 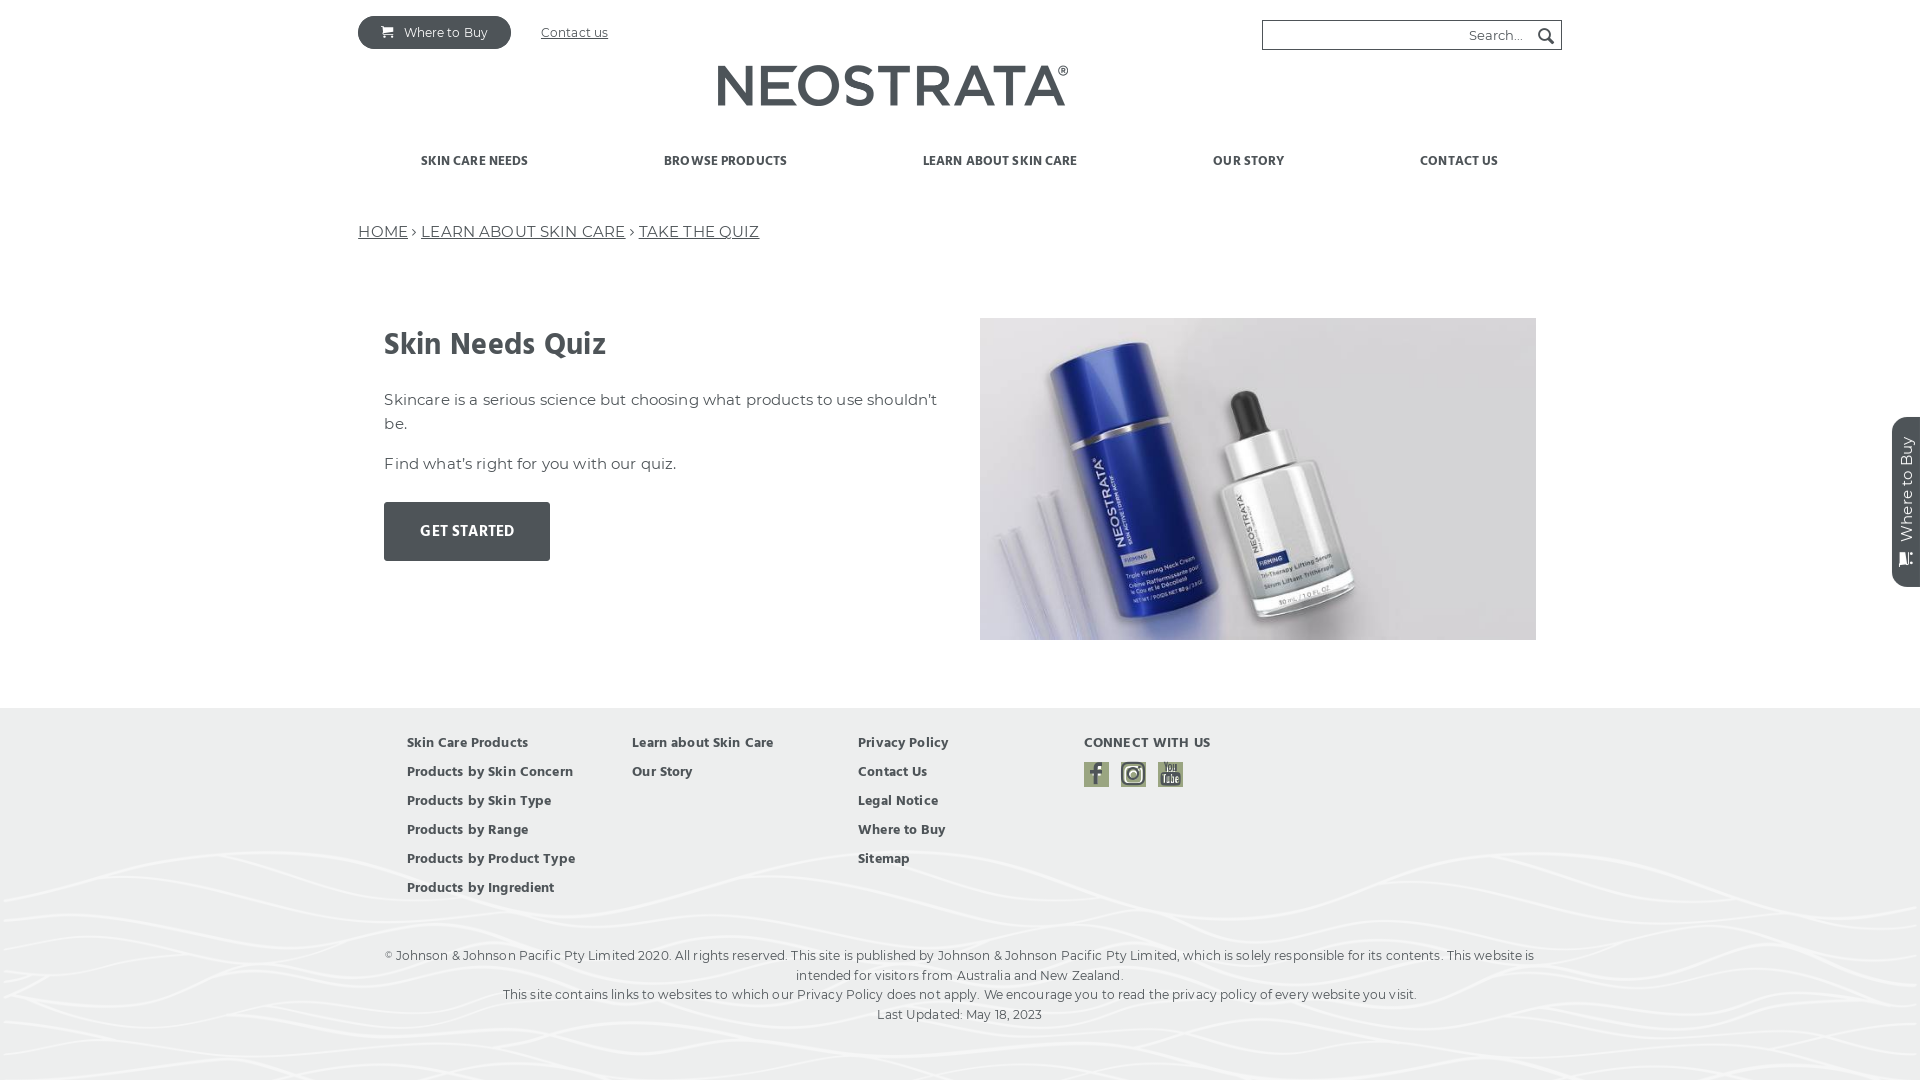 I want to click on 'SKIN CARE NEEDS', so click(x=474, y=171).